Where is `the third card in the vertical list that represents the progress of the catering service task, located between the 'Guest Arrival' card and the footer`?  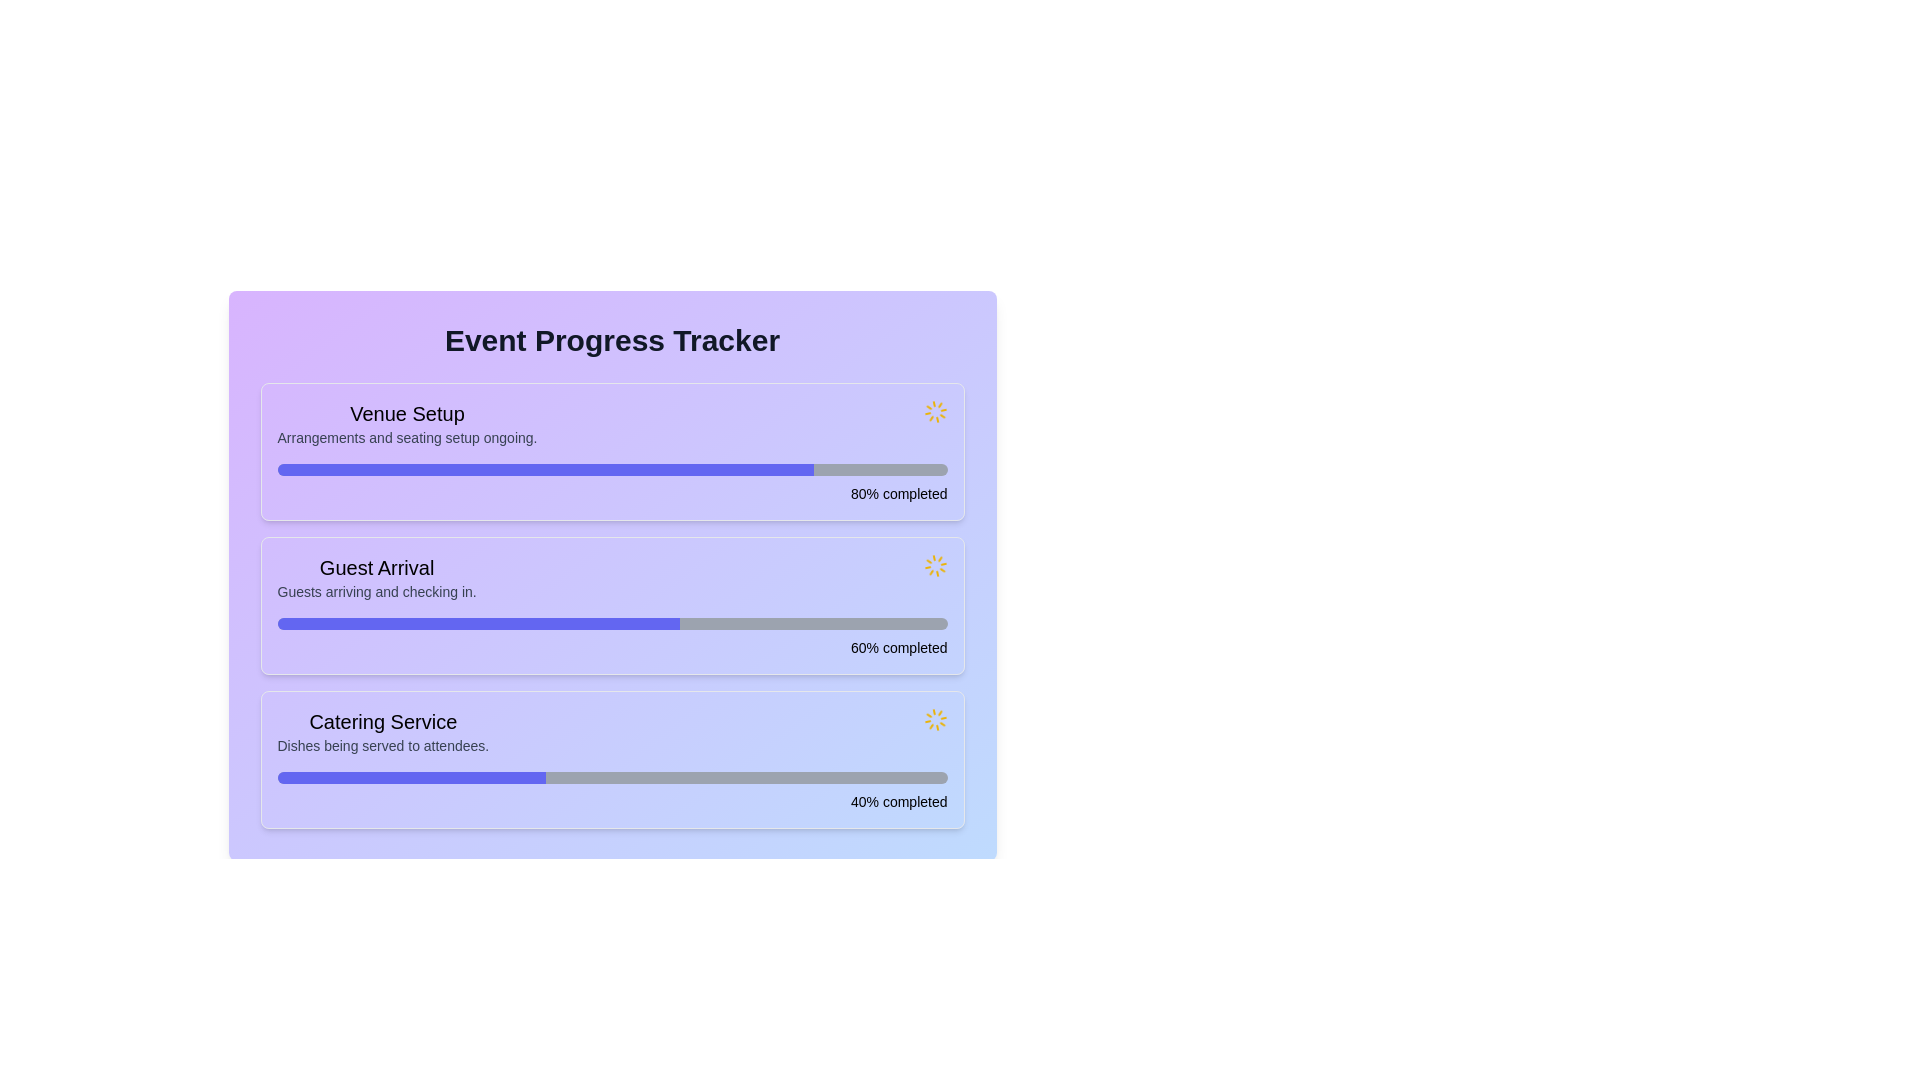 the third card in the vertical list that represents the progress of the catering service task, located between the 'Guest Arrival' card and the footer is located at coordinates (611, 759).